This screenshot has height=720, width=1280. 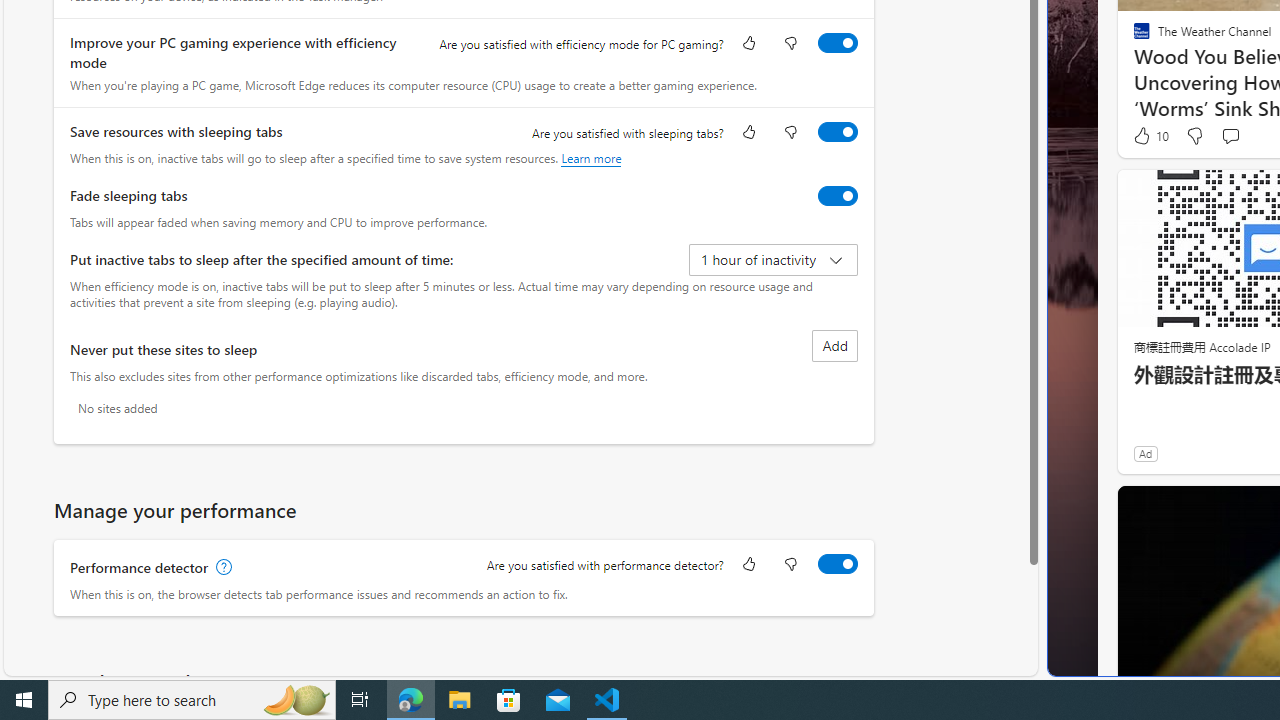 What do you see at coordinates (222, 567) in the screenshot?
I see `'Performance detector, learn more'` at bounding box center [222, 567].